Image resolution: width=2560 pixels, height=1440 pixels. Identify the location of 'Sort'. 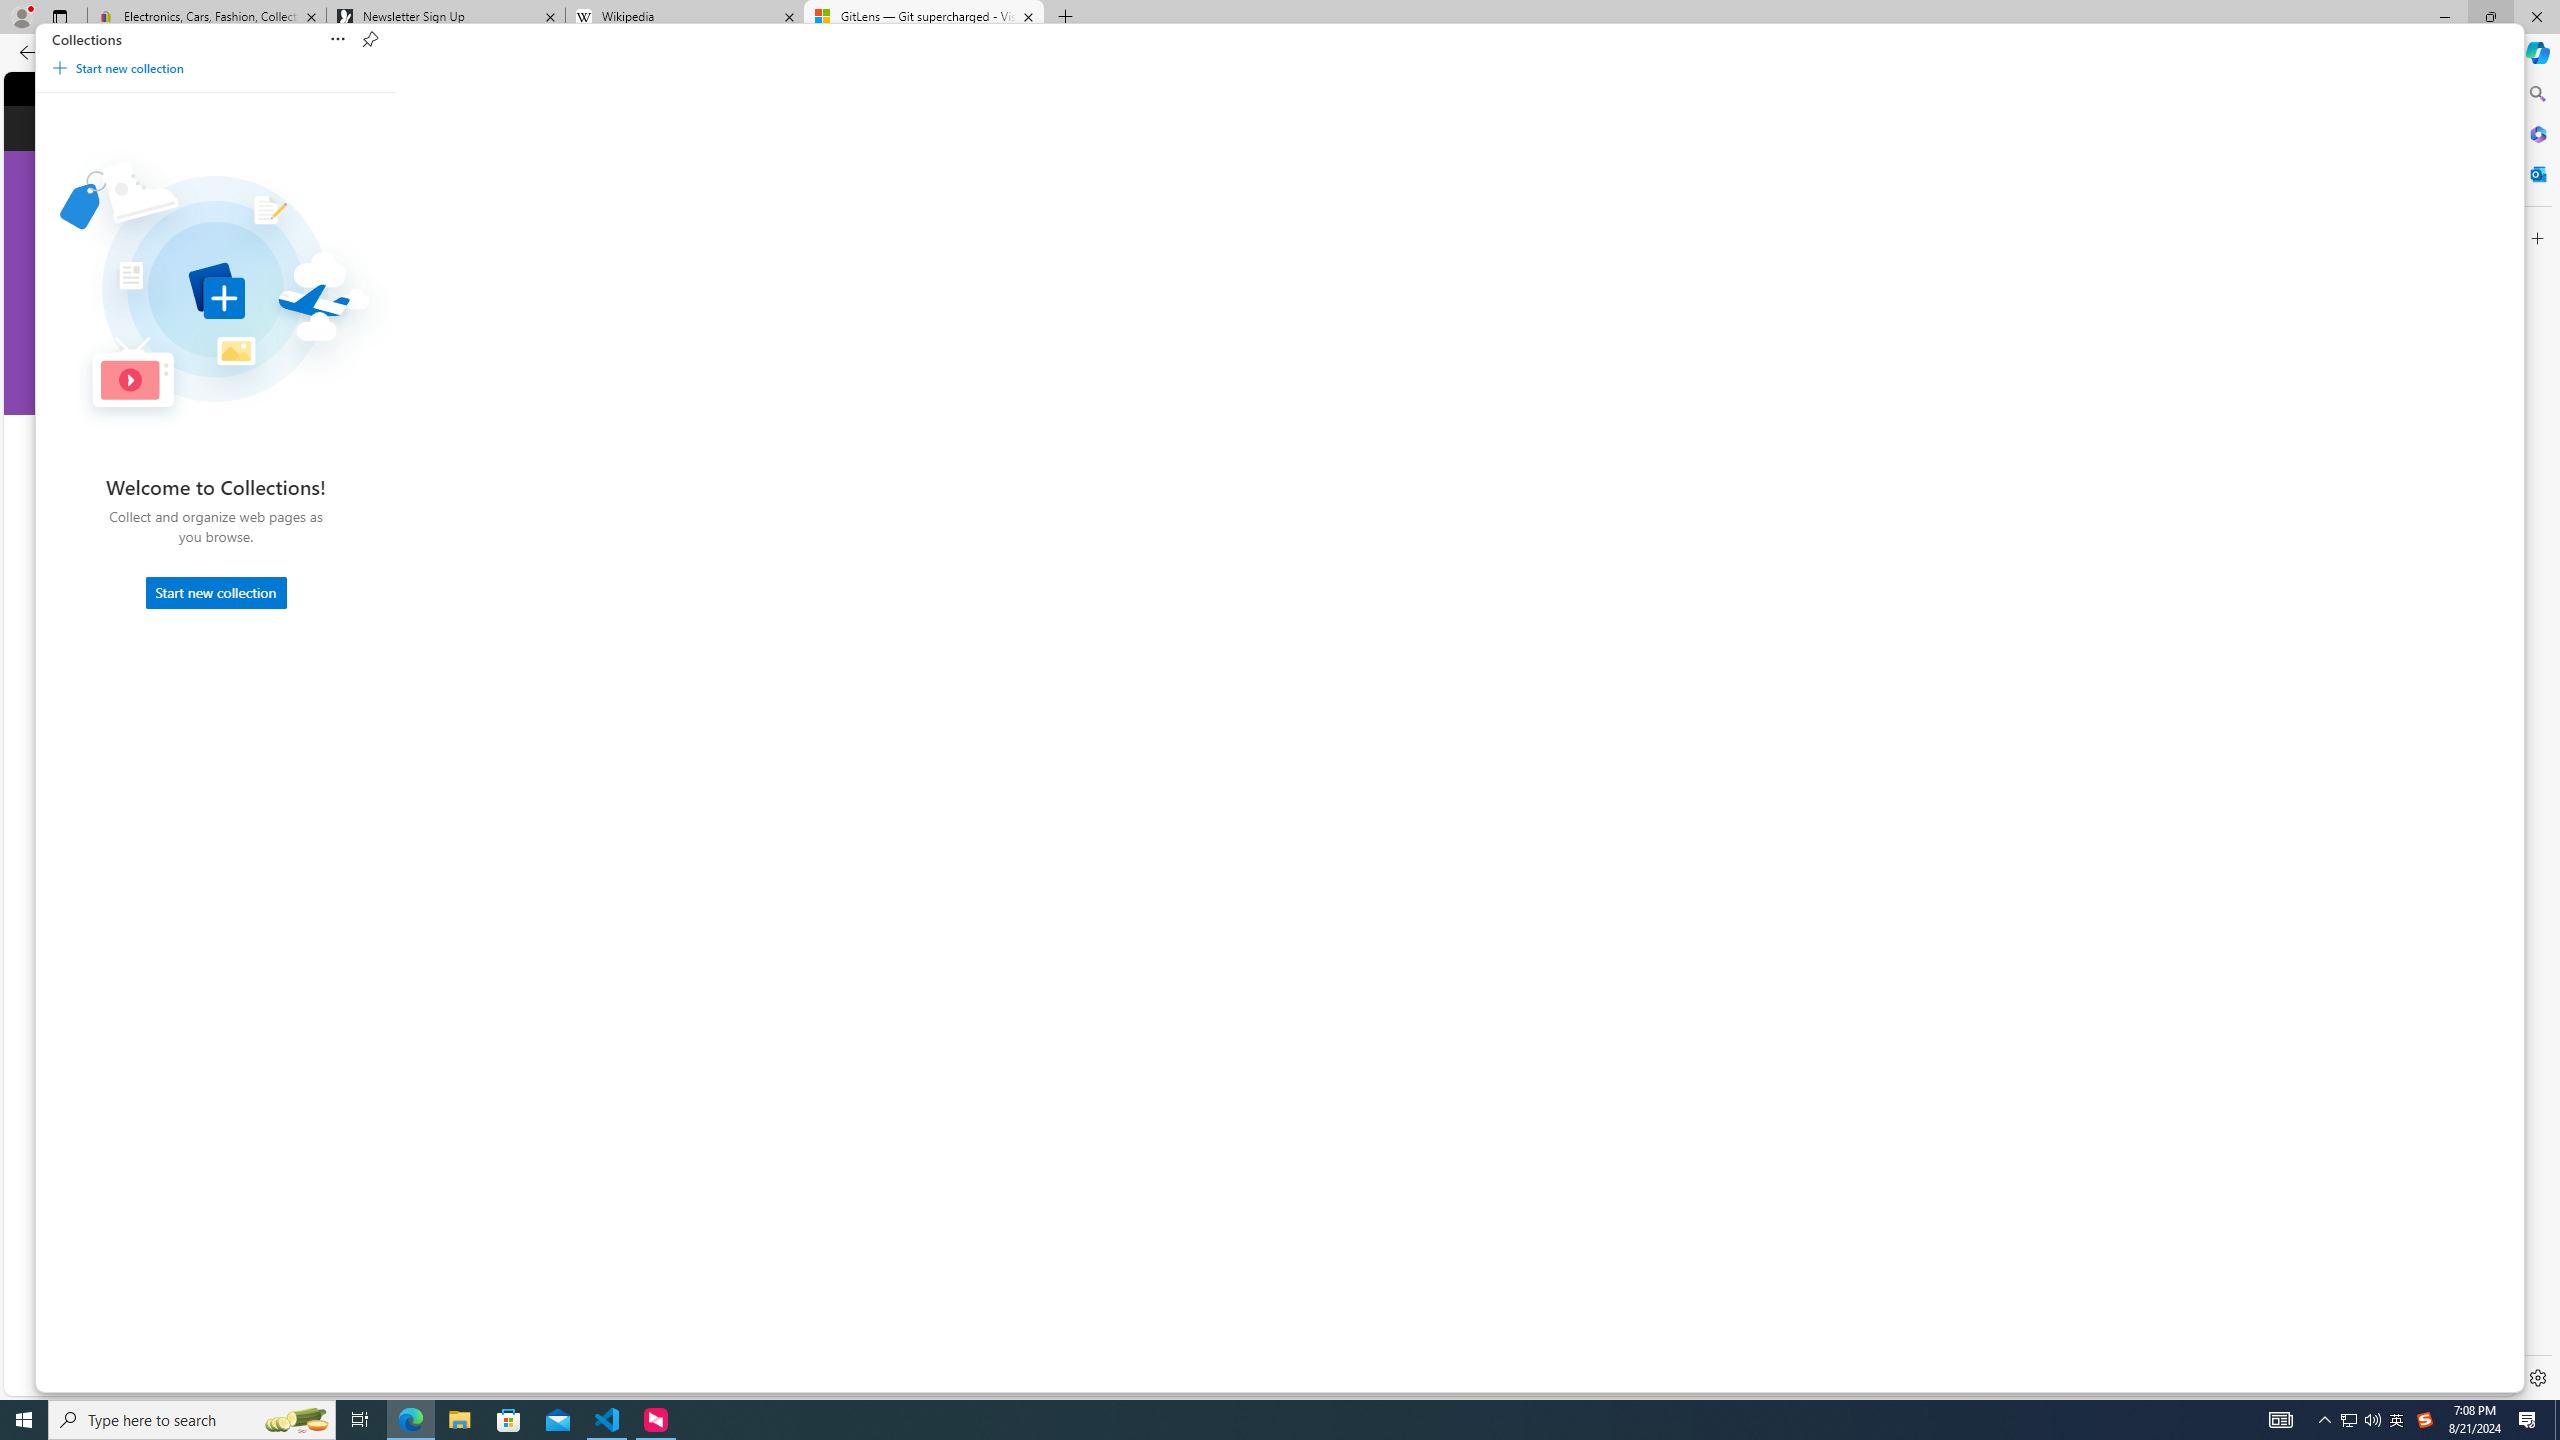
(338, 39).